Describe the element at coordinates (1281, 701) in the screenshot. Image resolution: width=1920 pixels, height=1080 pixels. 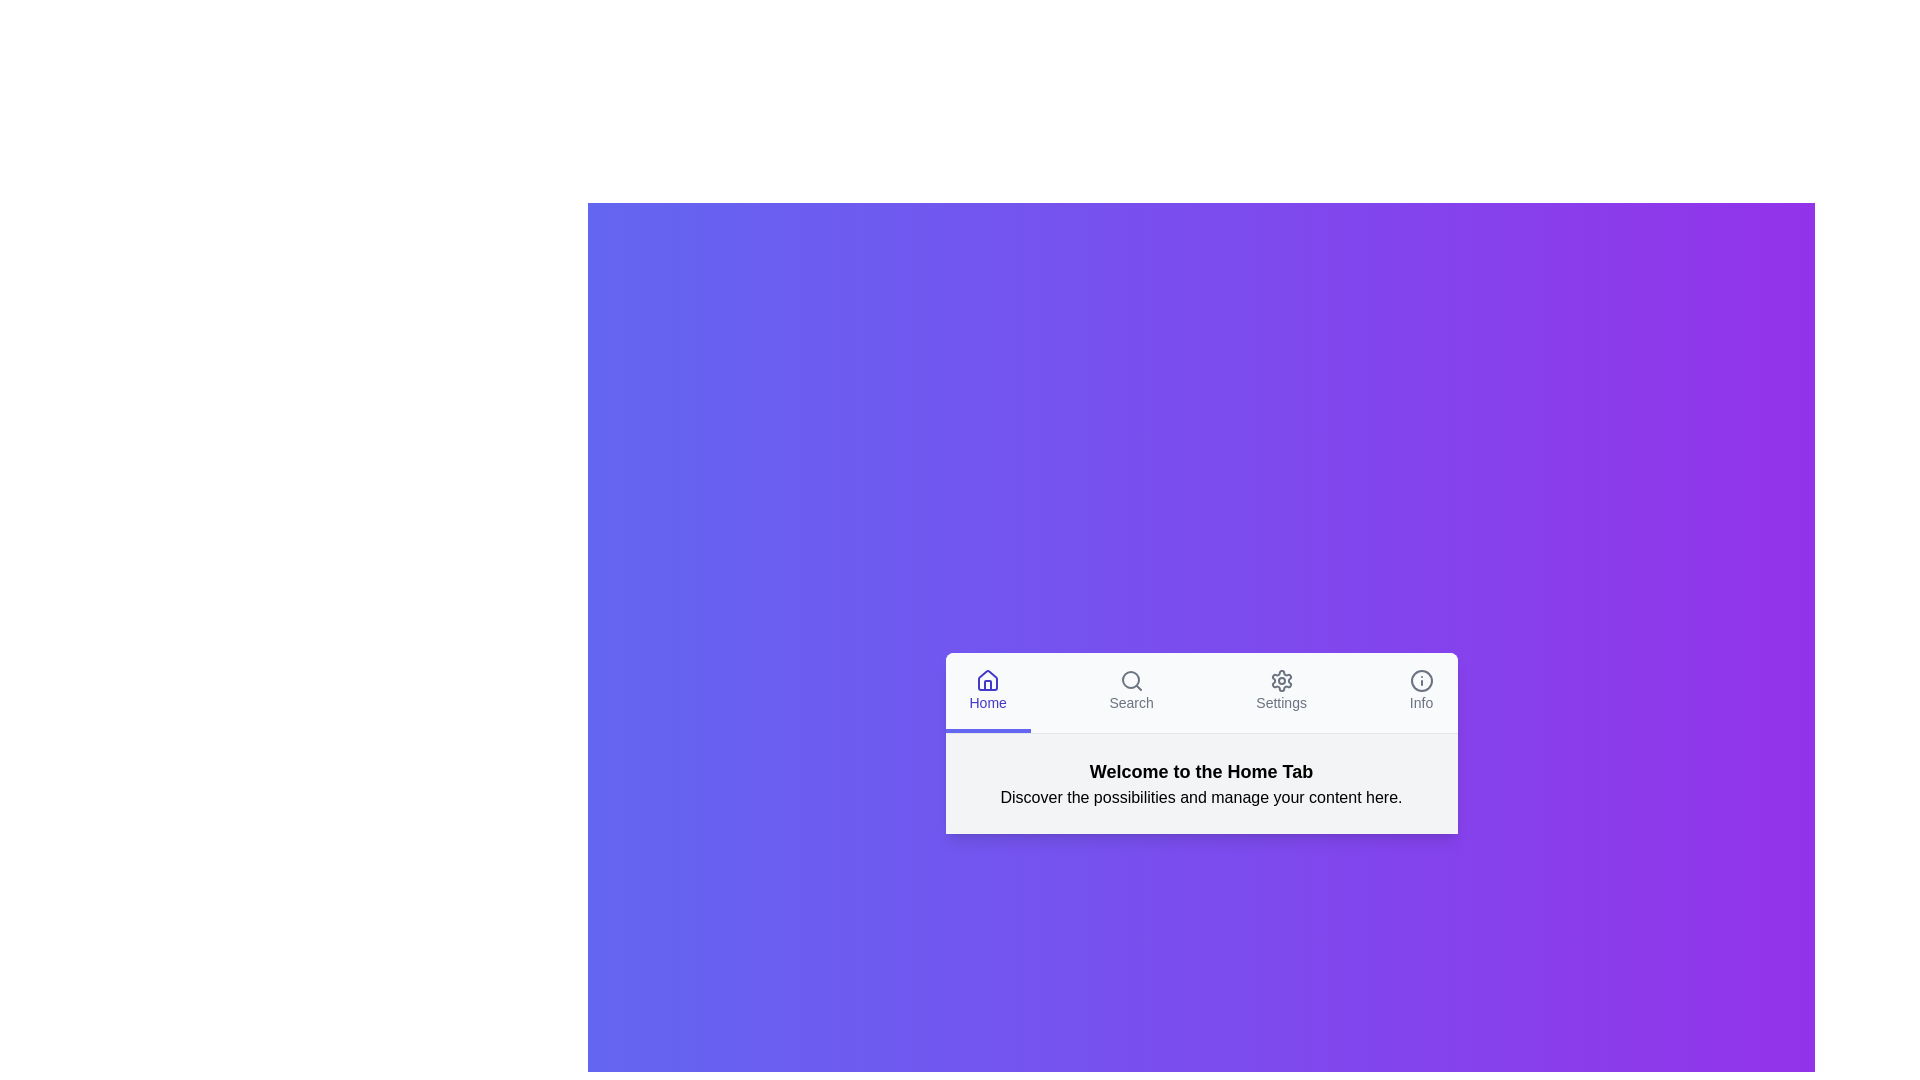
I see `the 'Settings' text label located in the bottom navigation bar, which is directly beneath the cogwheel icon` at that location.